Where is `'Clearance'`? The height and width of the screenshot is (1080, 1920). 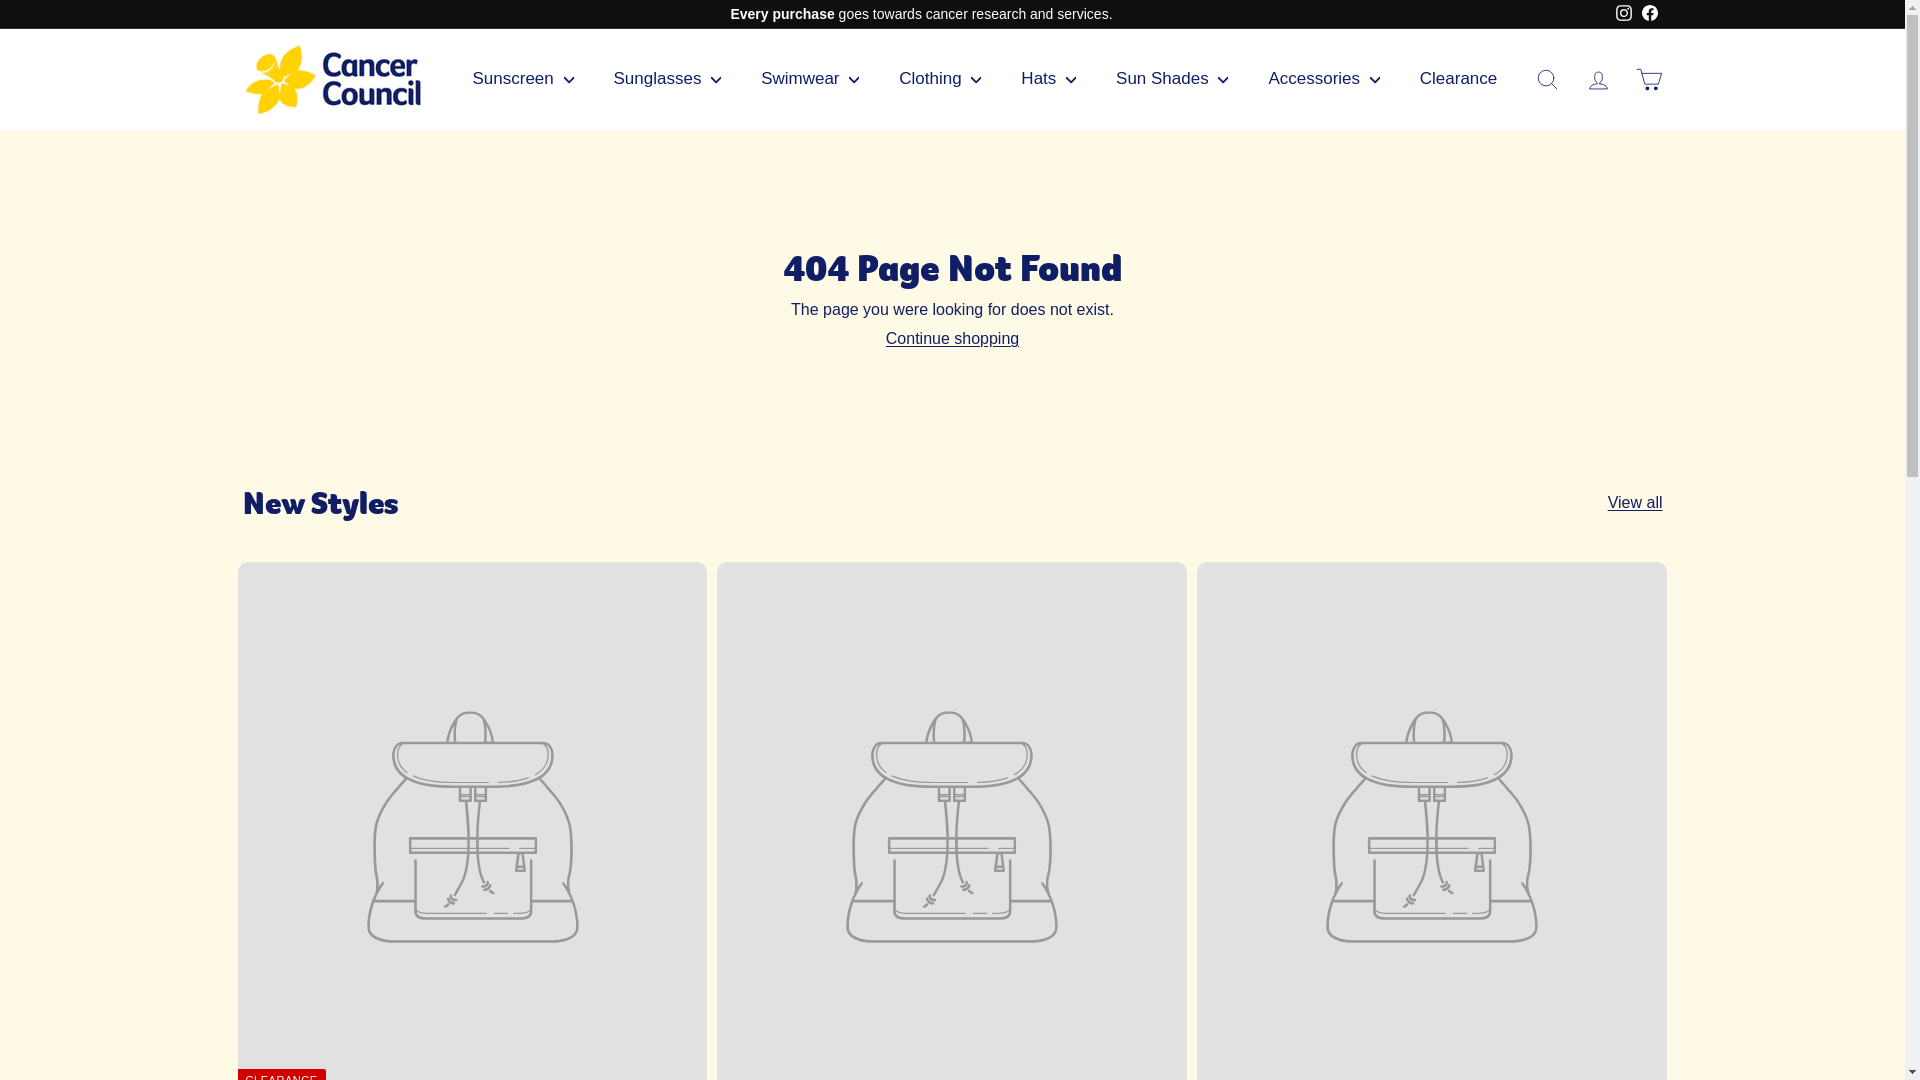 'Clearance' is located at coordinates (1459, 77).